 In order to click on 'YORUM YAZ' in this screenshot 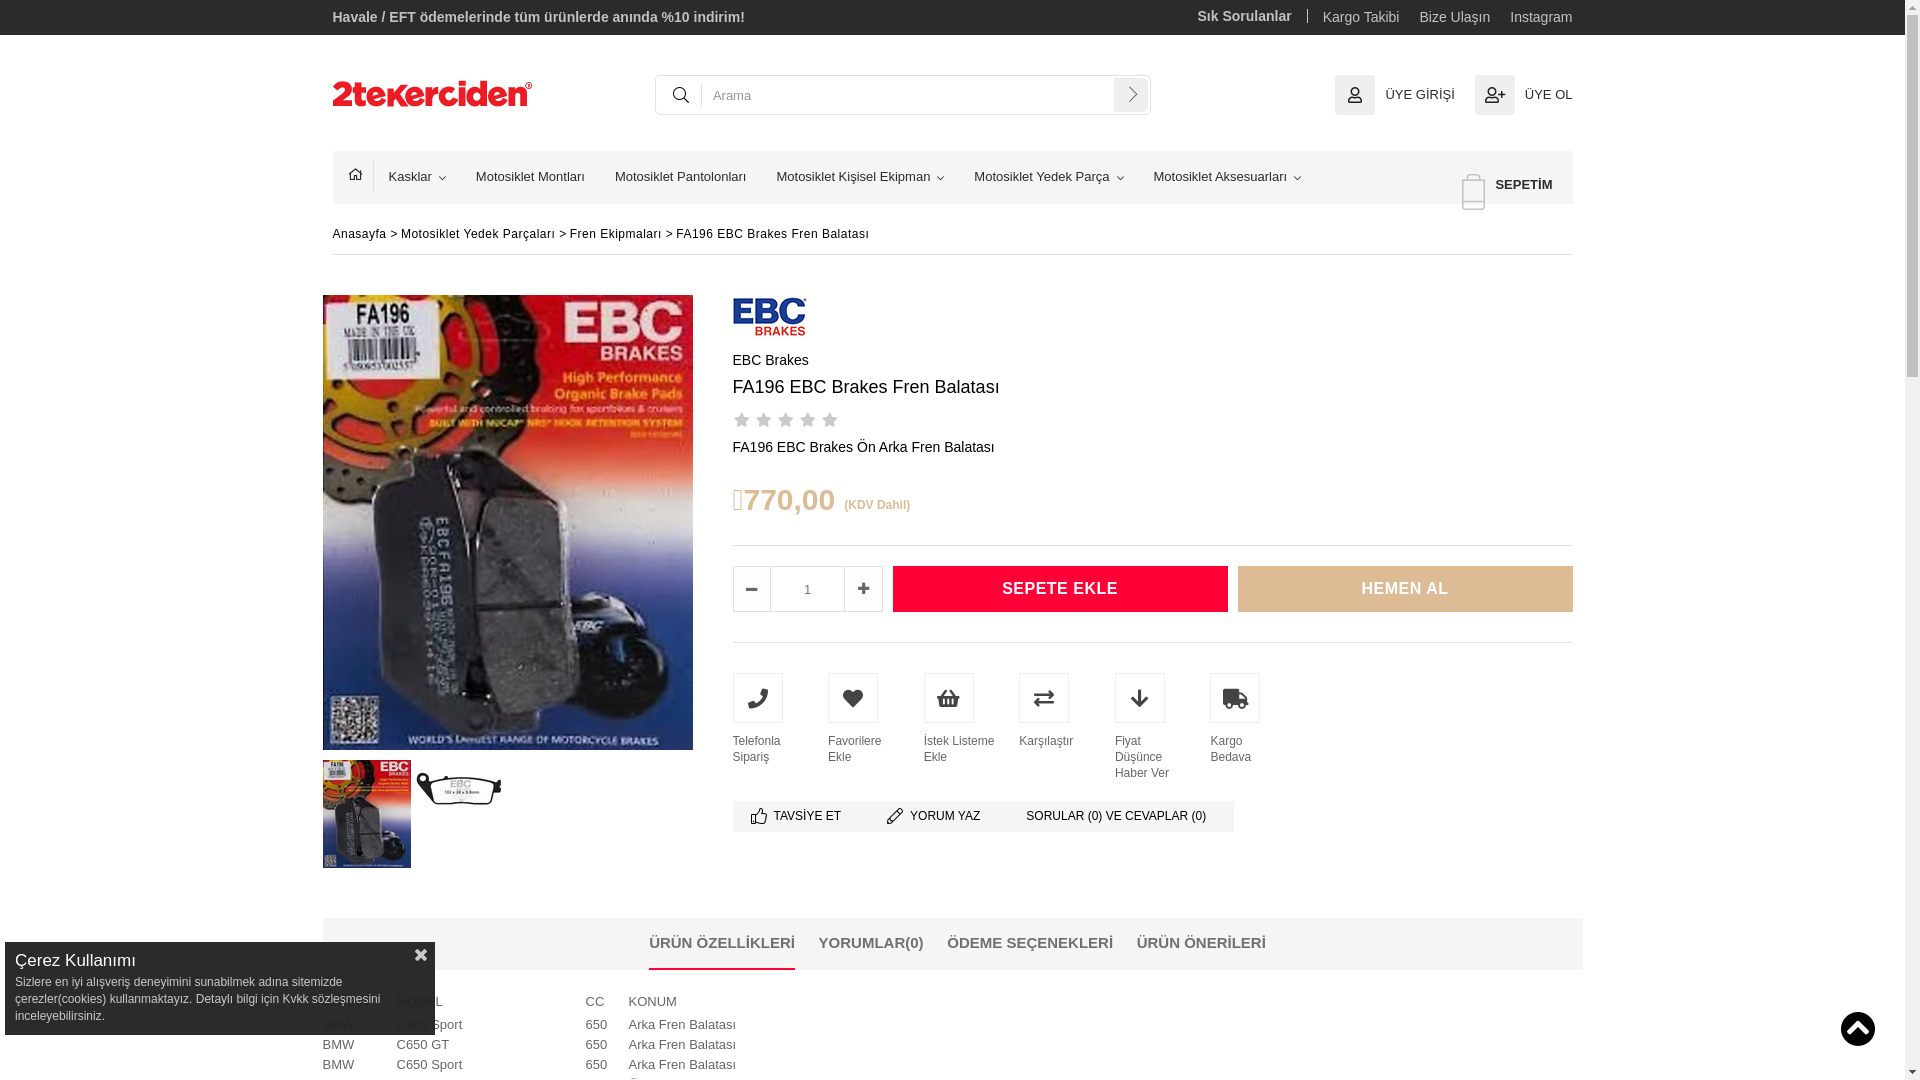, I will do `click(937, 816)`.